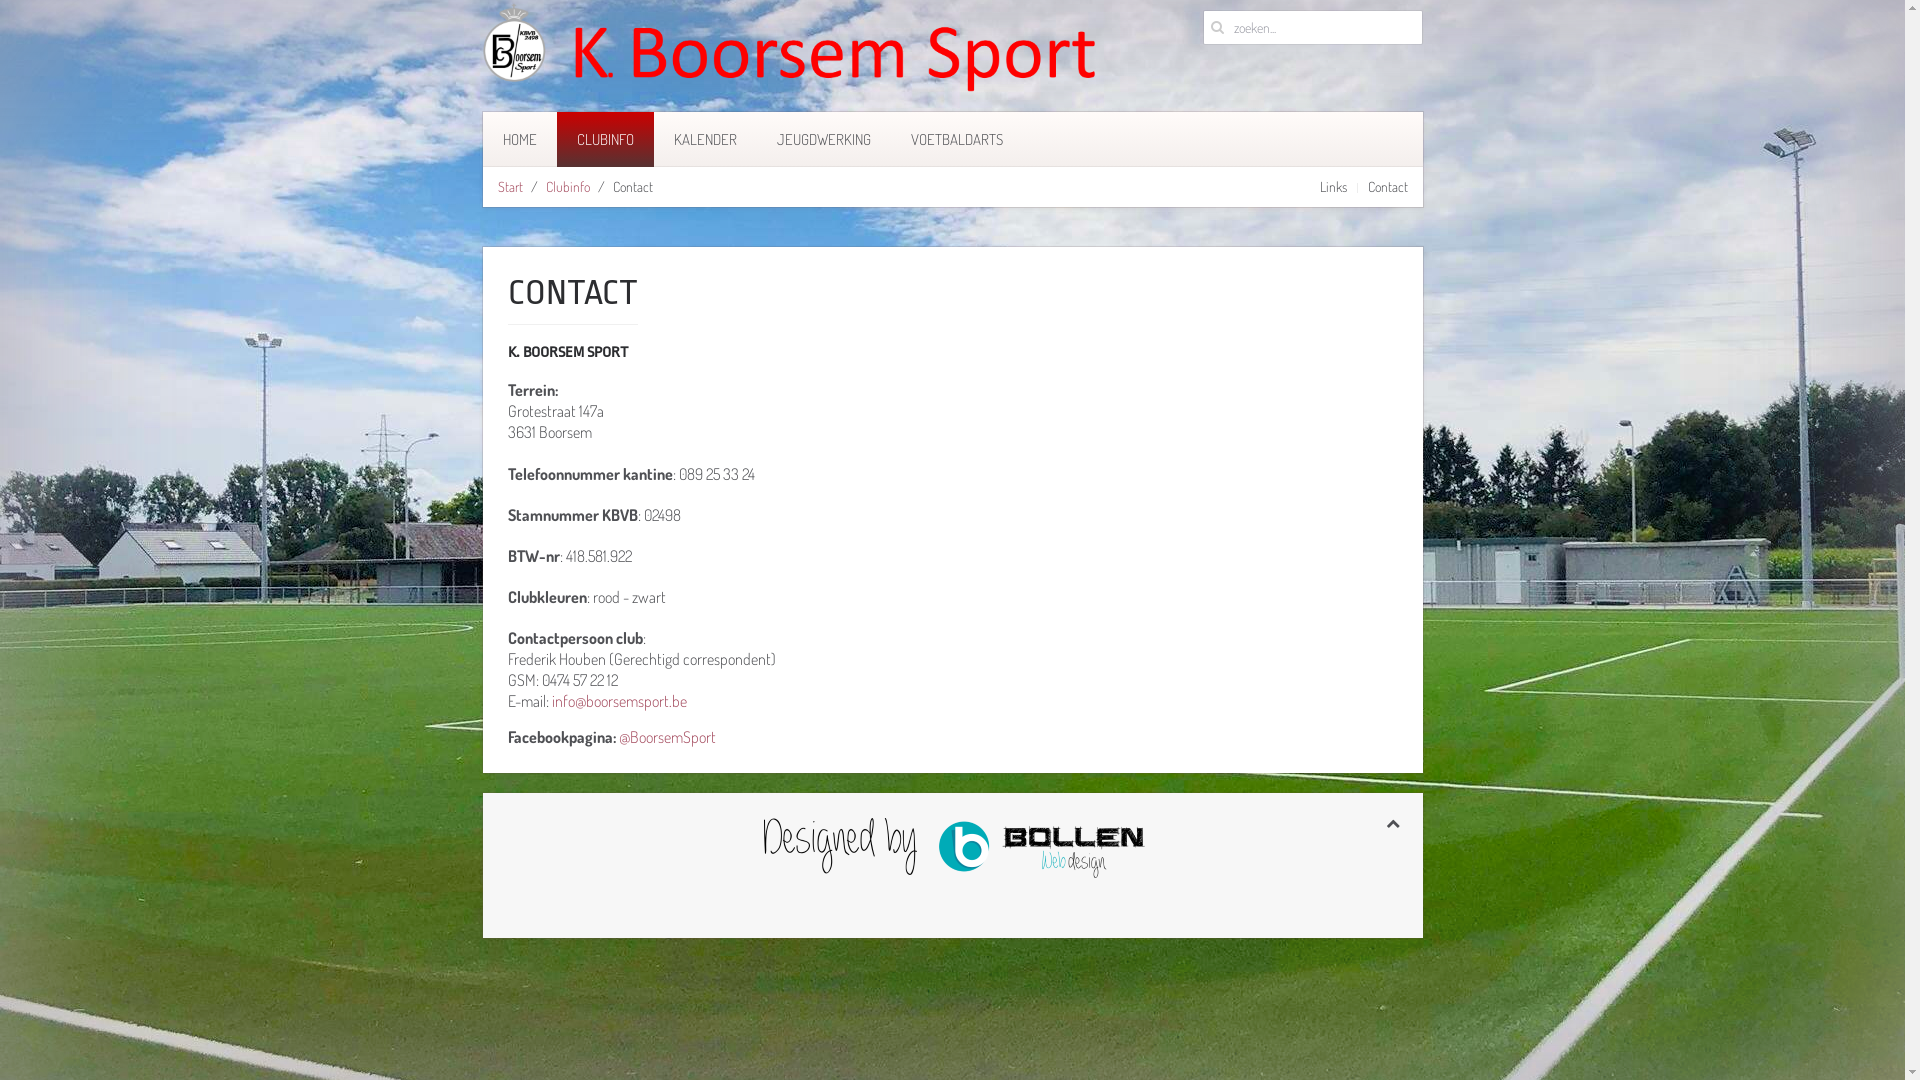 The height and width of the screenshot is (1080, 1920). I want to click on 'VOETBALDARTS', so click(888, 138).